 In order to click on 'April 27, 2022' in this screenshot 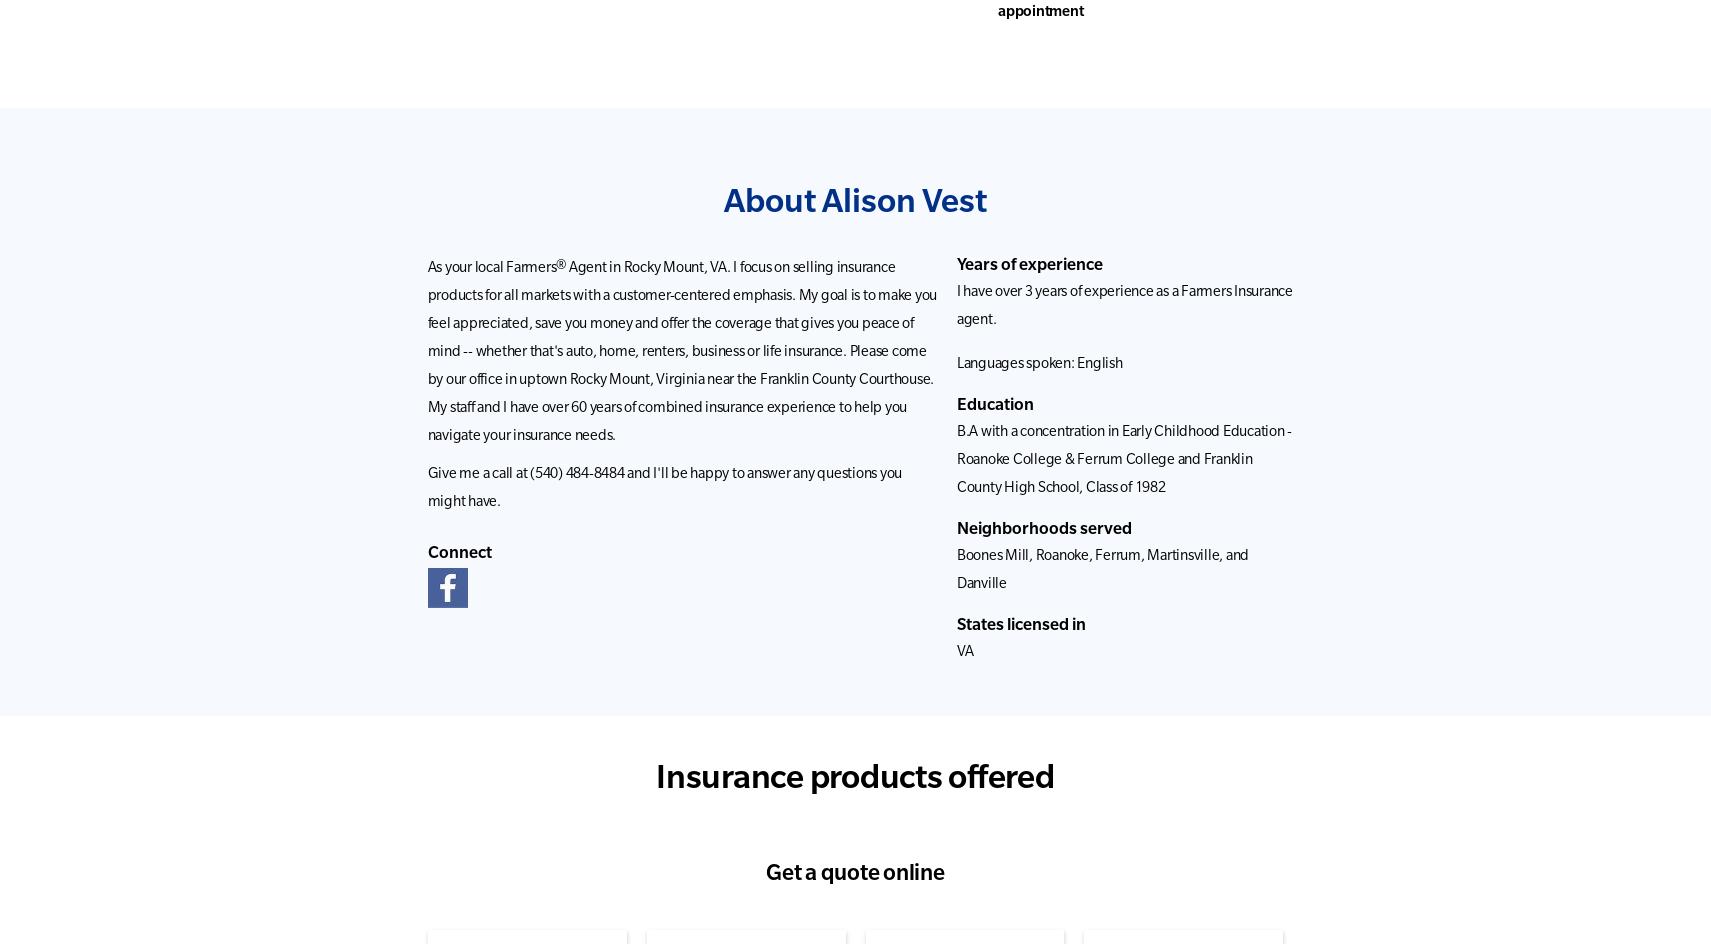, I will do `click(1332, 179)`.